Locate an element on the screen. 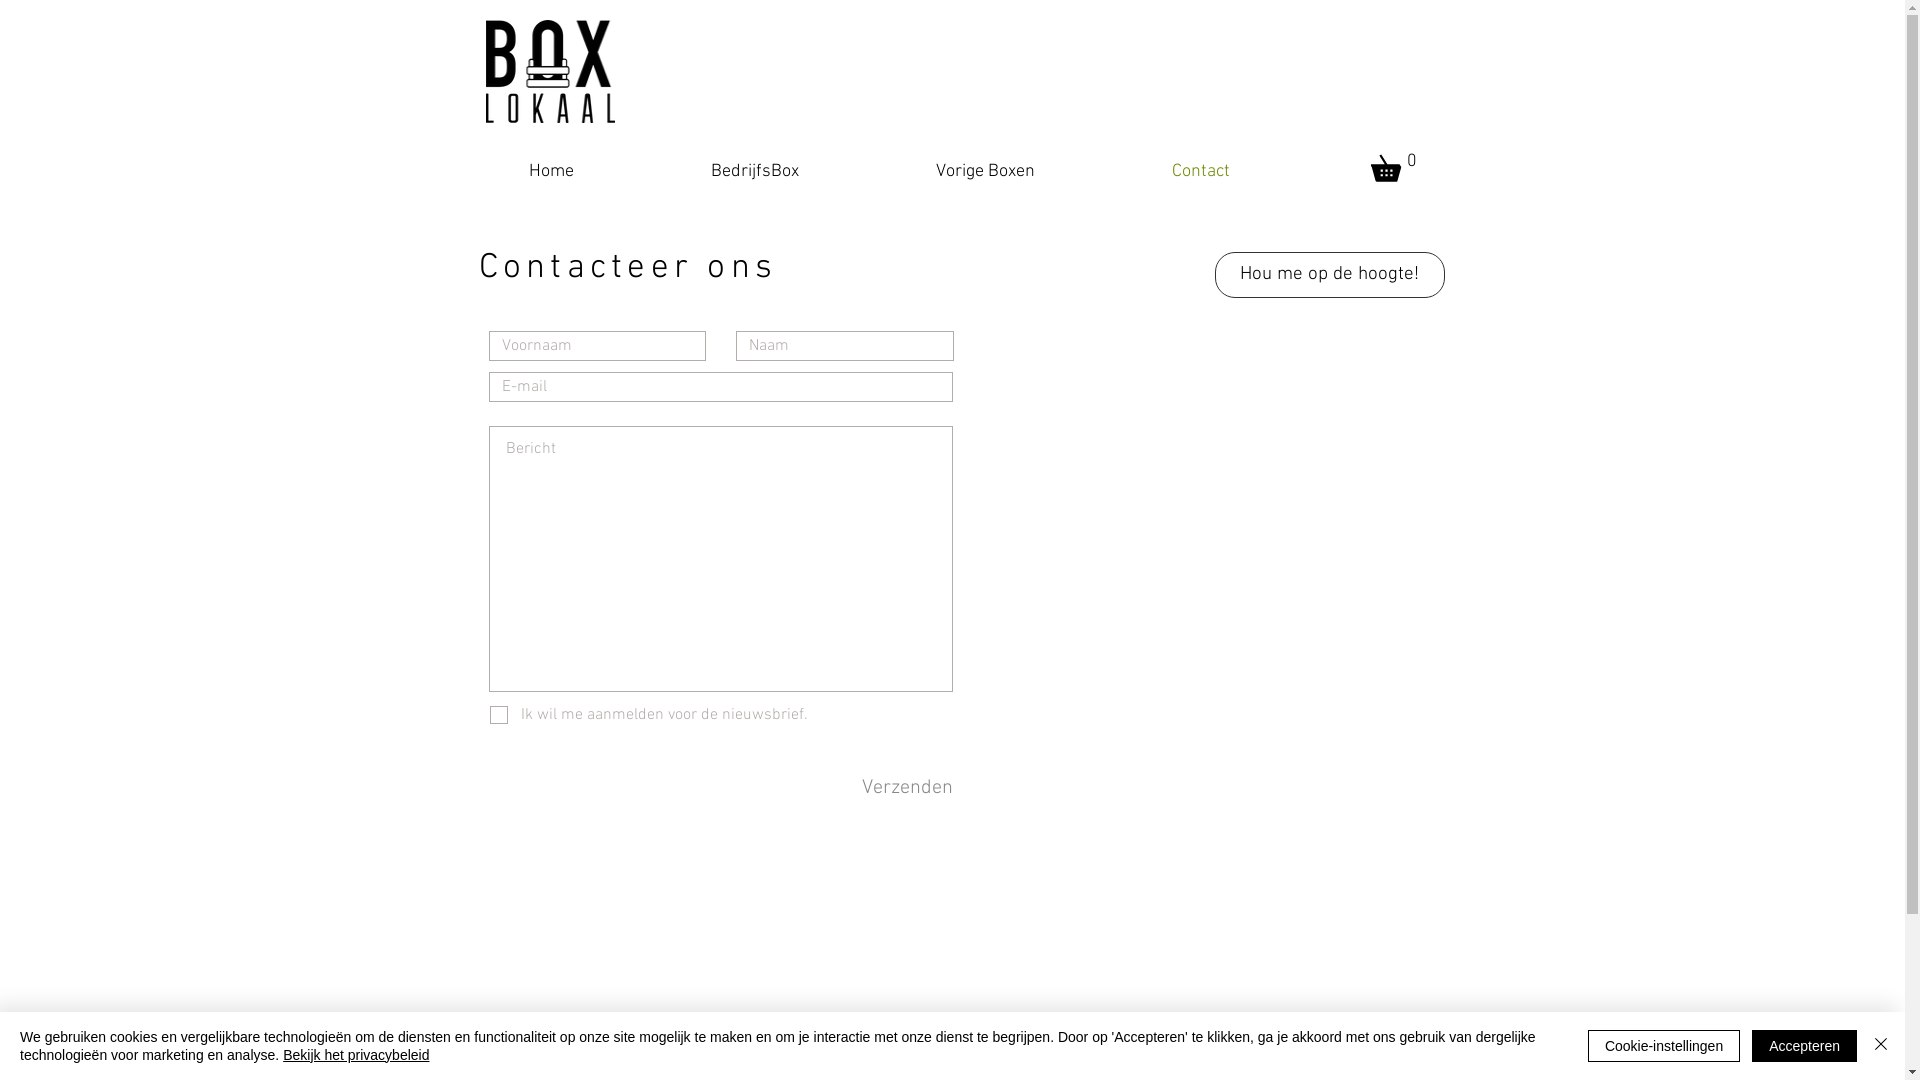 This screenshot has height=1080, width=1920. 'Home' is located at coordinates (598, 170).